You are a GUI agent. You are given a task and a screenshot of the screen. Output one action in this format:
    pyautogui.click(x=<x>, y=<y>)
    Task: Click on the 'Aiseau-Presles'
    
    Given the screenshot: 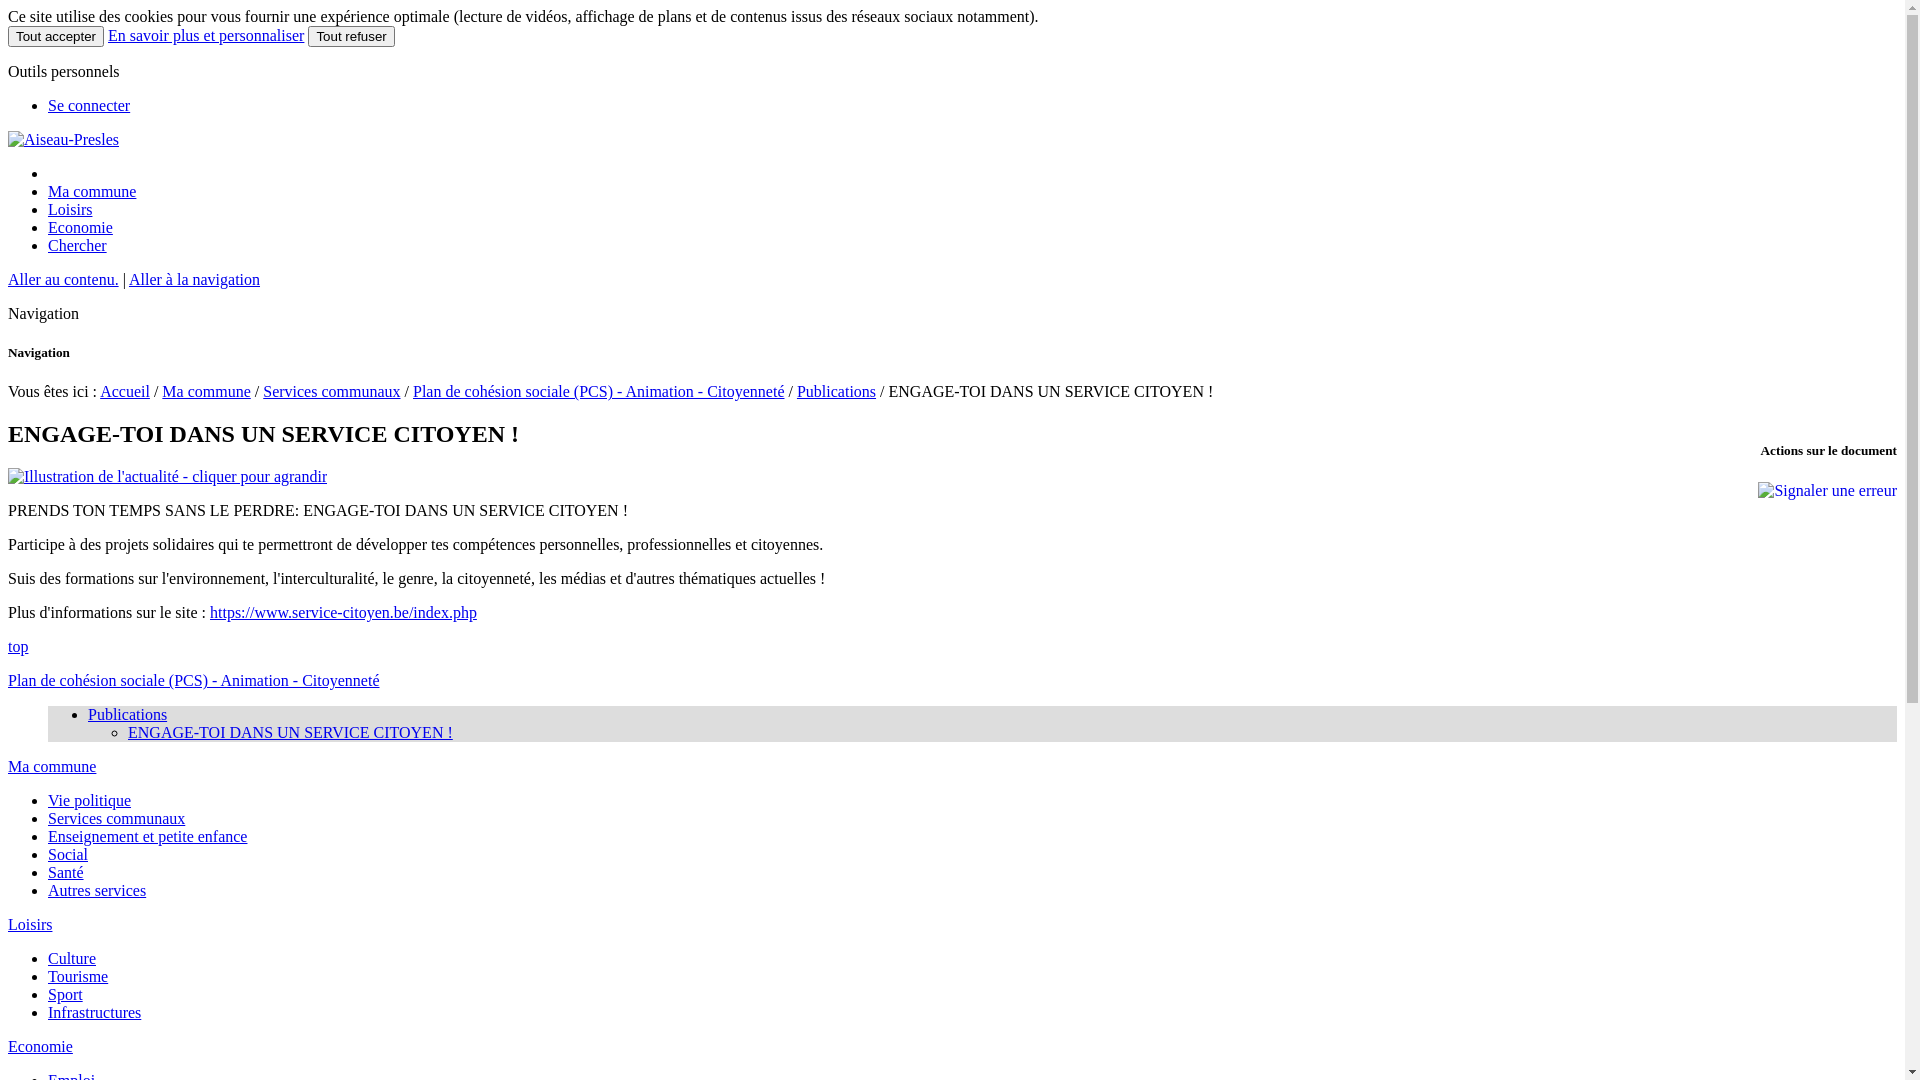 What is the action you would take?
    pyautogui.click(x=63, y=138)
    